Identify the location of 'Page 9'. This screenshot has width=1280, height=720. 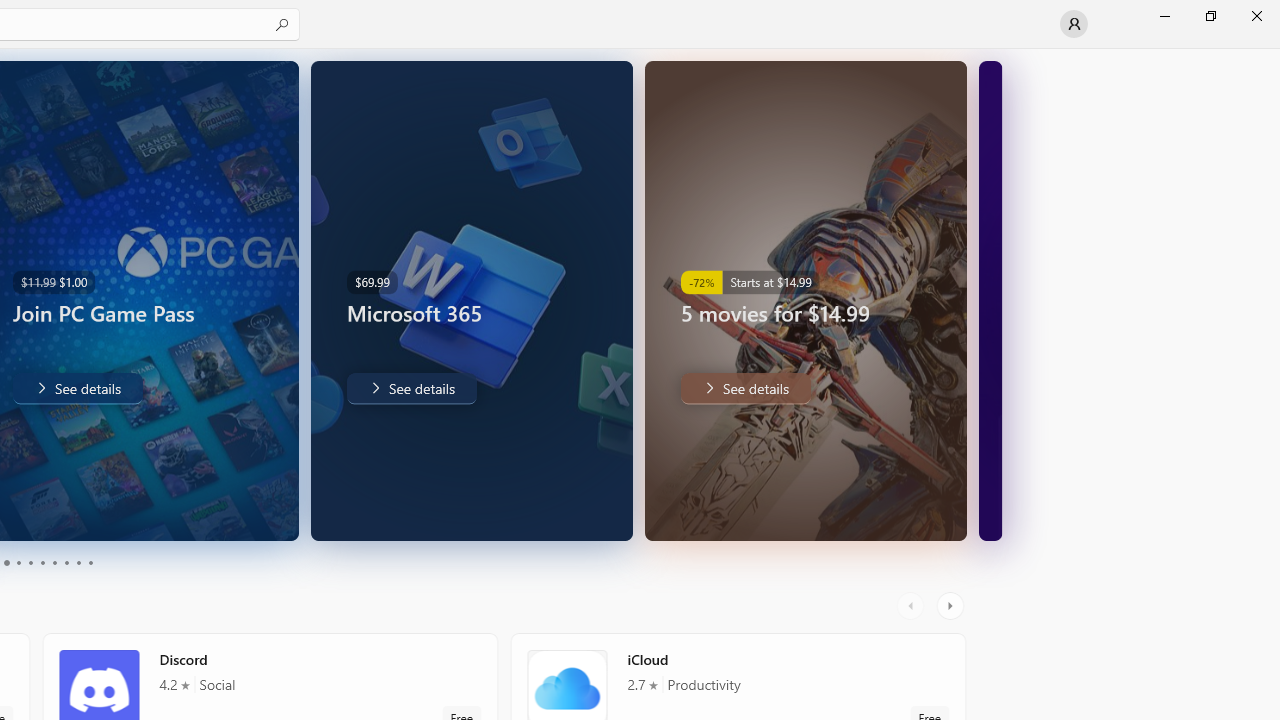
(78, 563).